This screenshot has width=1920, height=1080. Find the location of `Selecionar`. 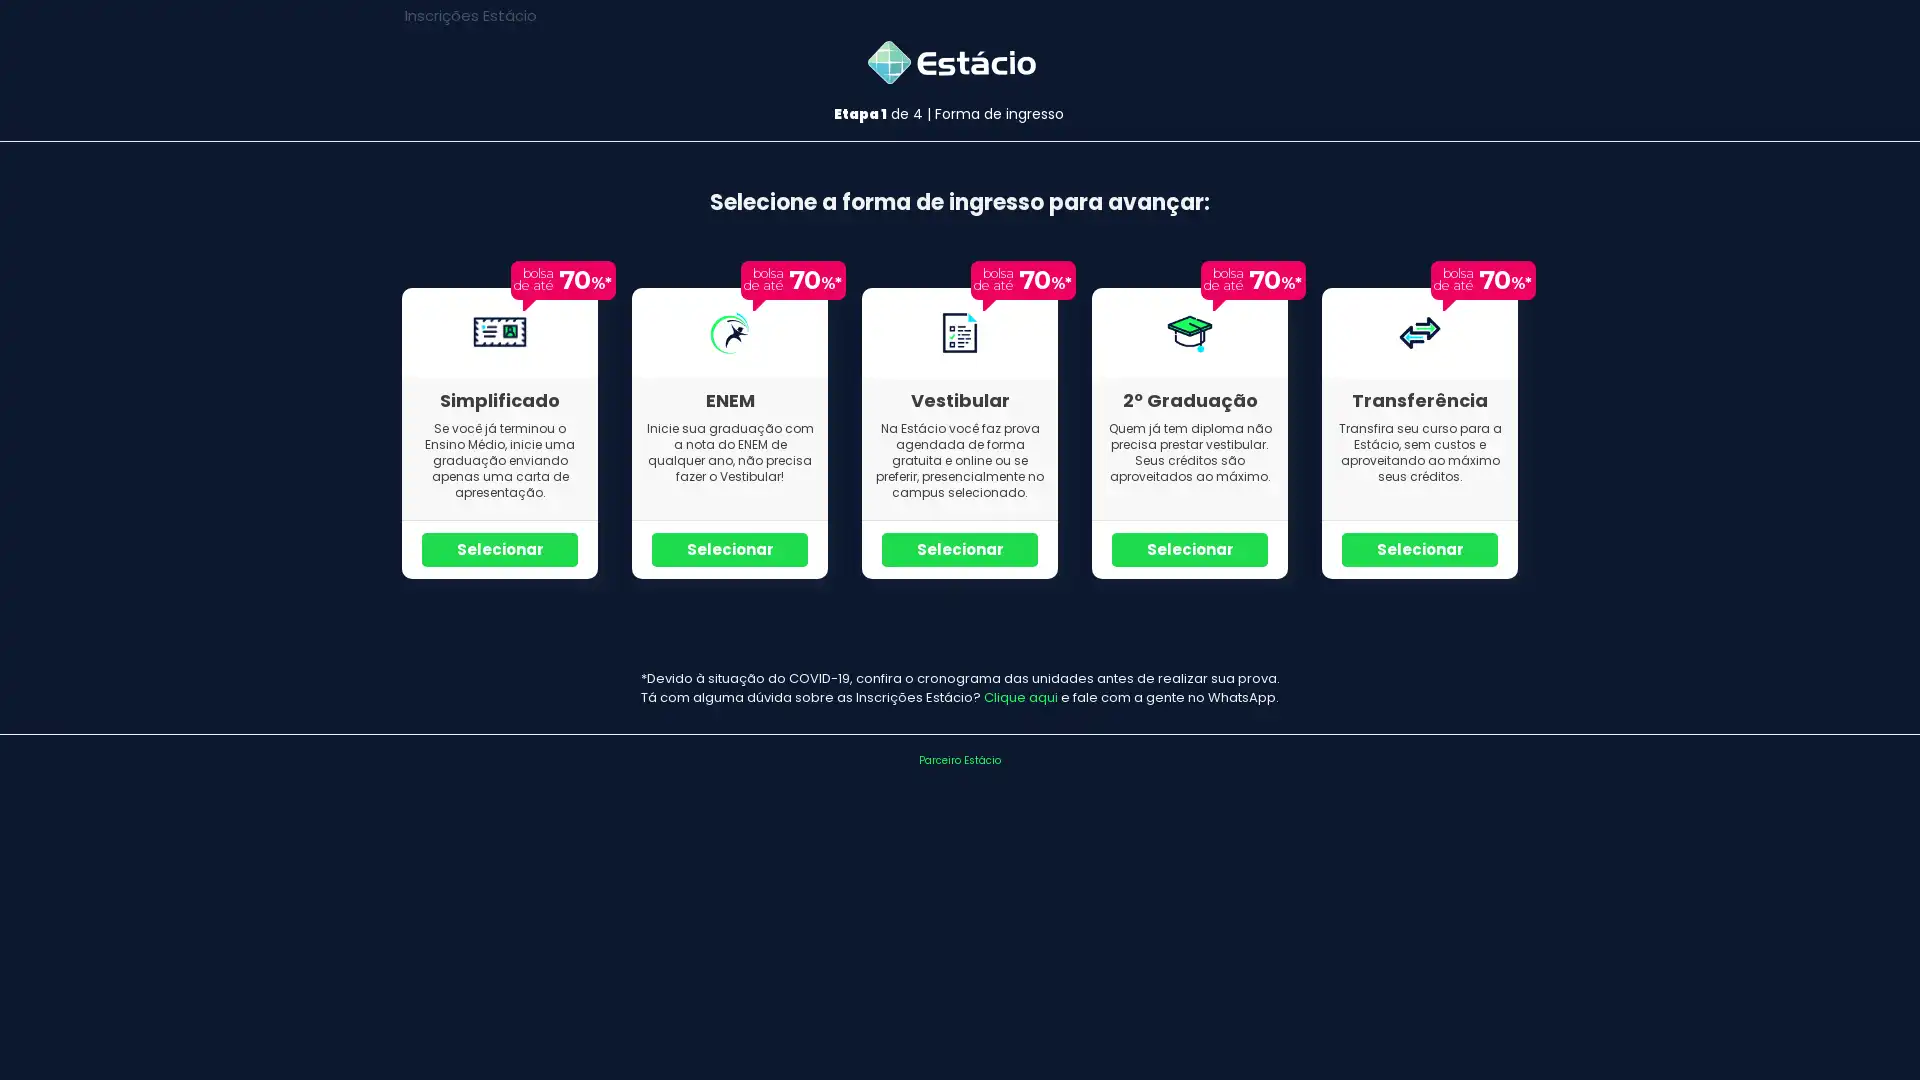

Selecionar is located at coordinates (1419, 548).